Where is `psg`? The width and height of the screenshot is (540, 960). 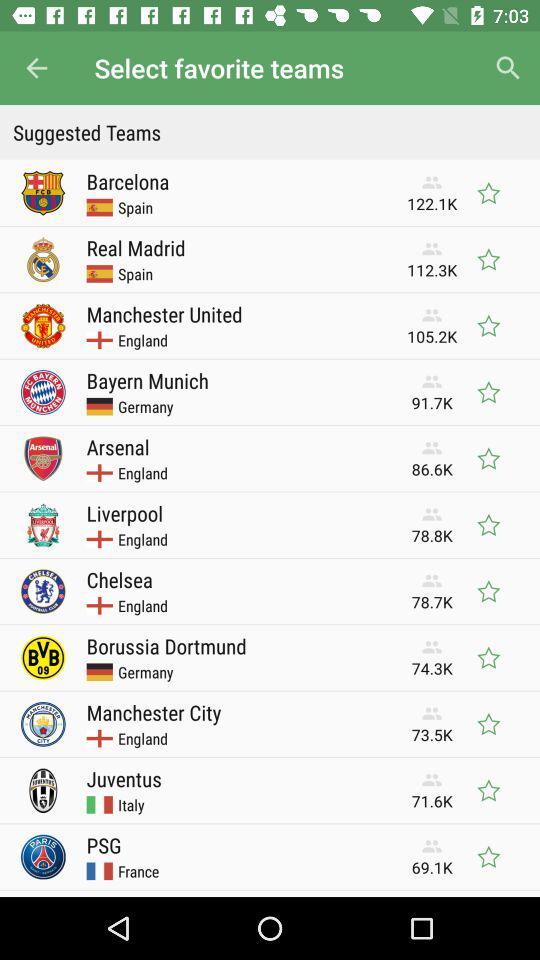 psg is located at coordinates (104, 844).